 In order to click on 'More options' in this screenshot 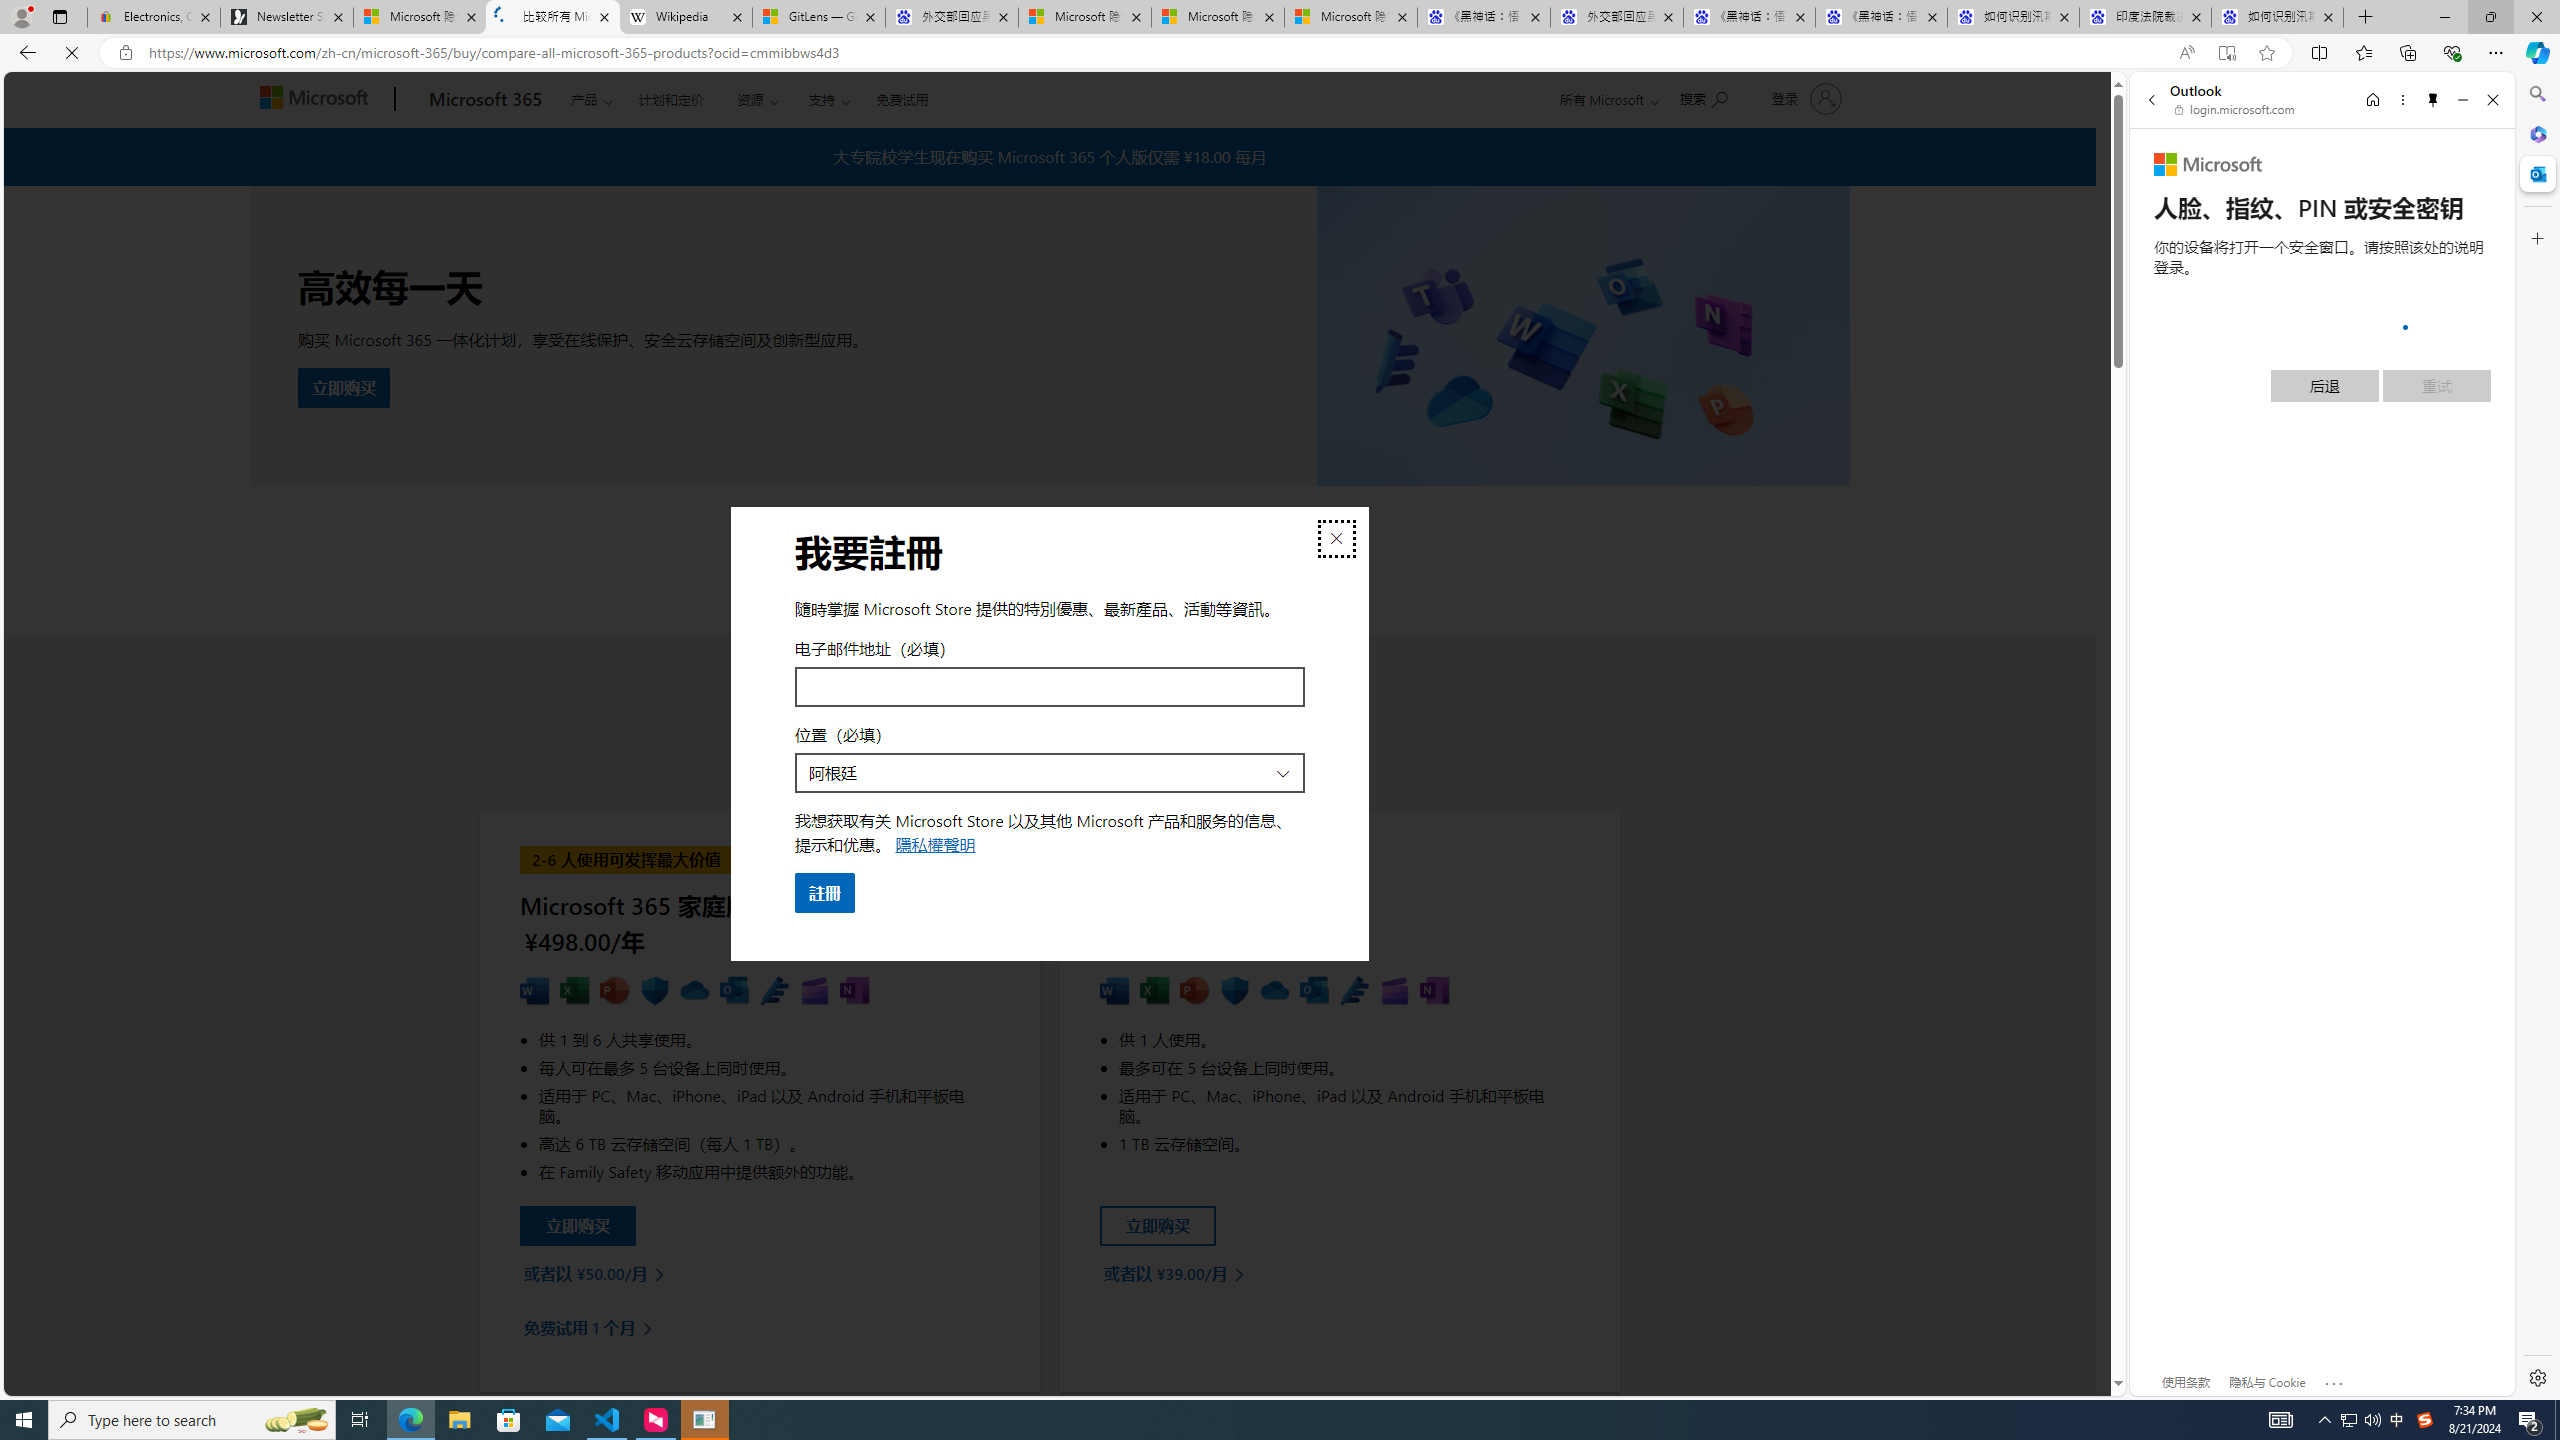, I will do `click(2401, 99)`.